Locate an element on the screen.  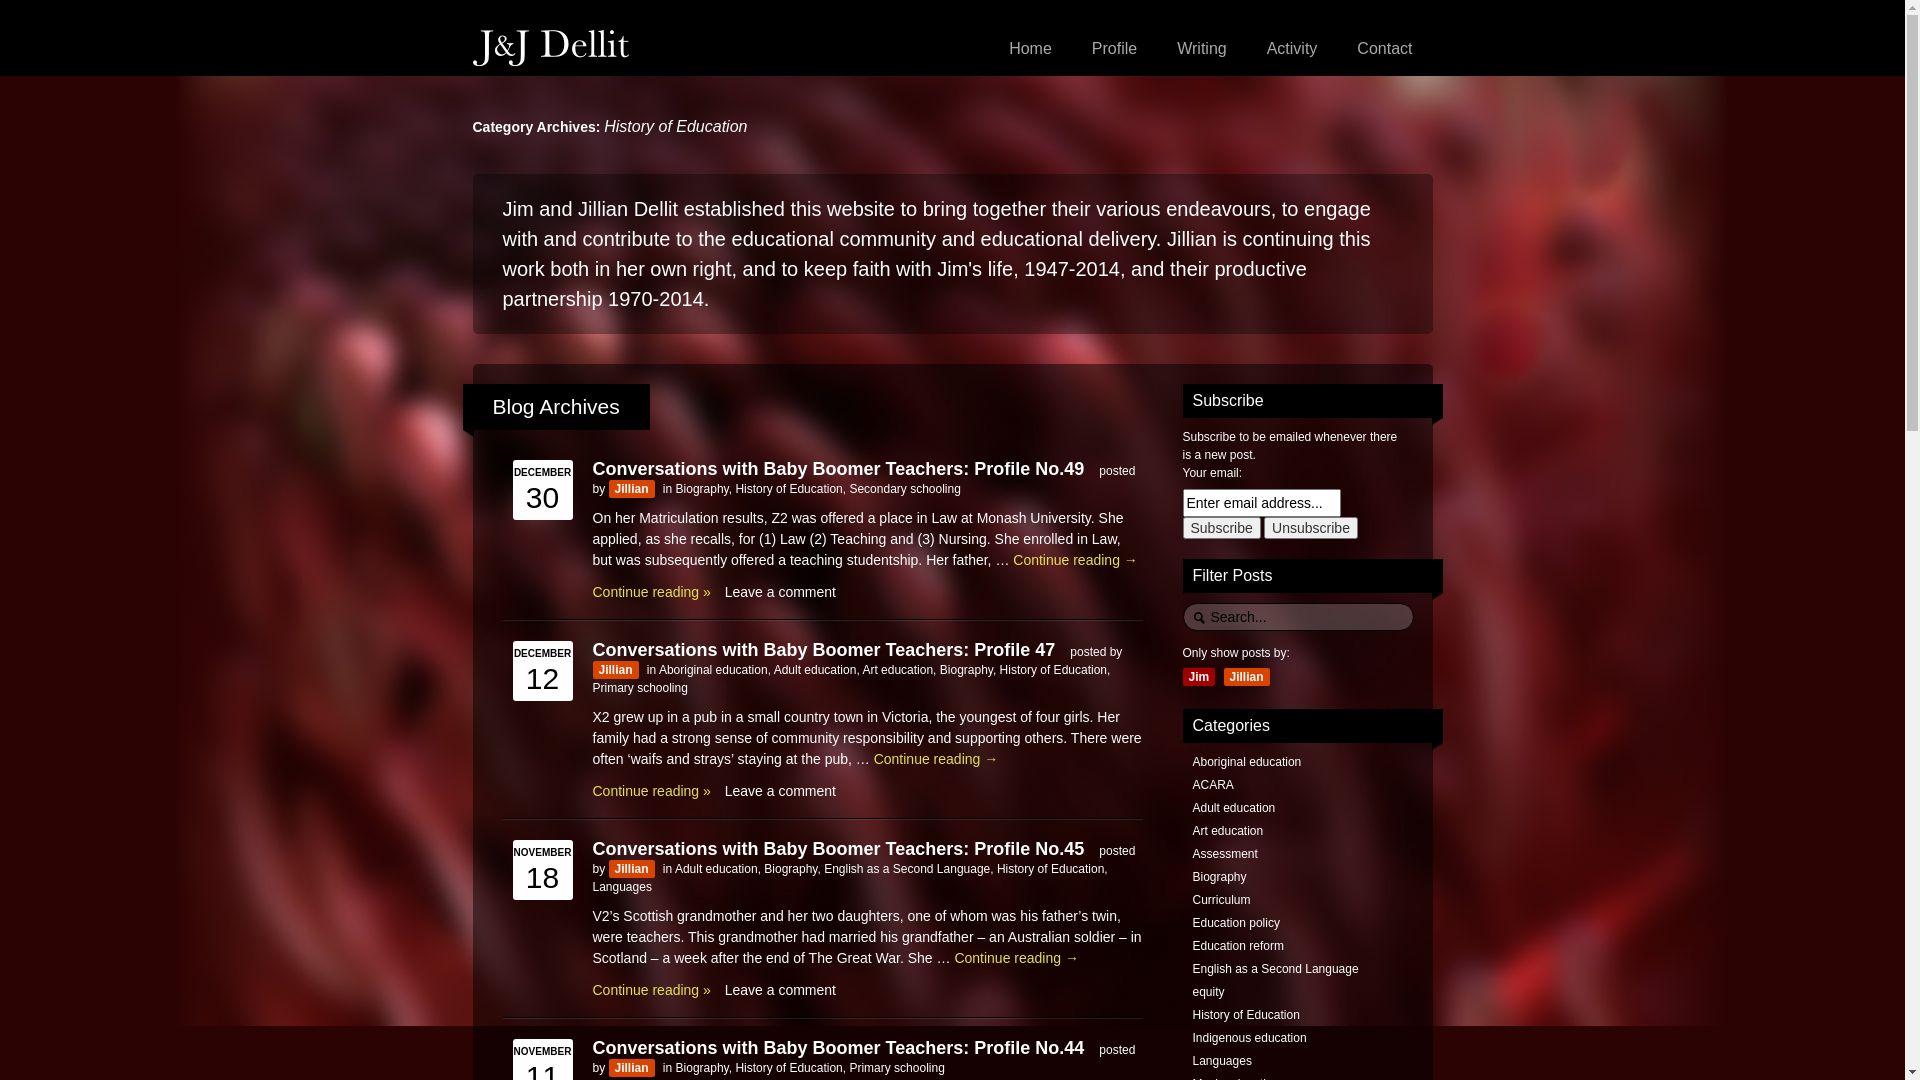
'Indigenous education' is located at coordinates (1247, 1036).